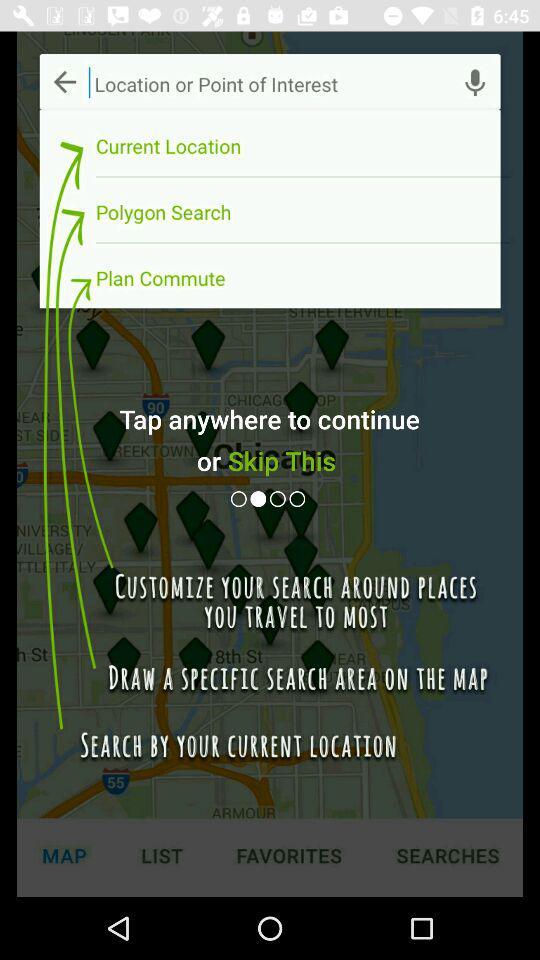 The height and width of the screenshot is (960, 540). I want to click on next, so click(298, 498).